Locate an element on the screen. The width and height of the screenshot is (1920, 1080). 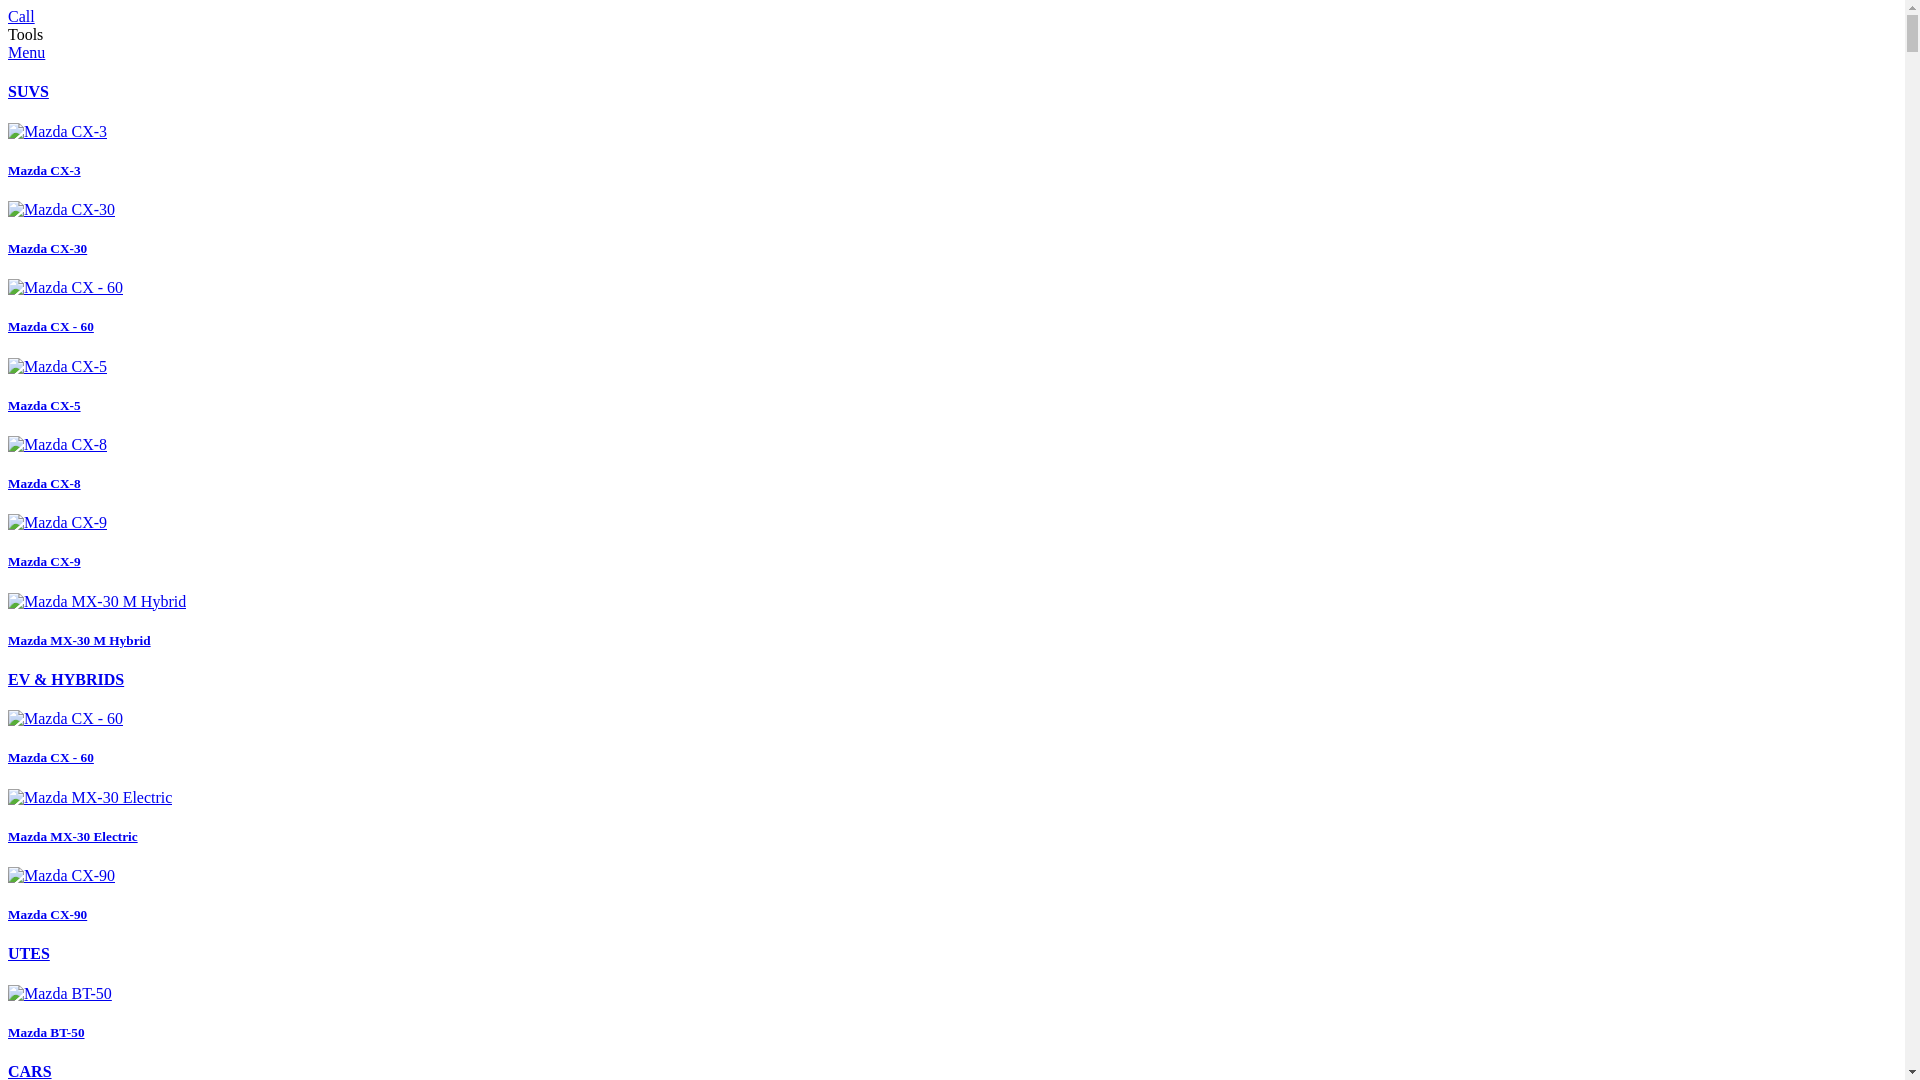
'Menu' is located at coordinates (26, 51).